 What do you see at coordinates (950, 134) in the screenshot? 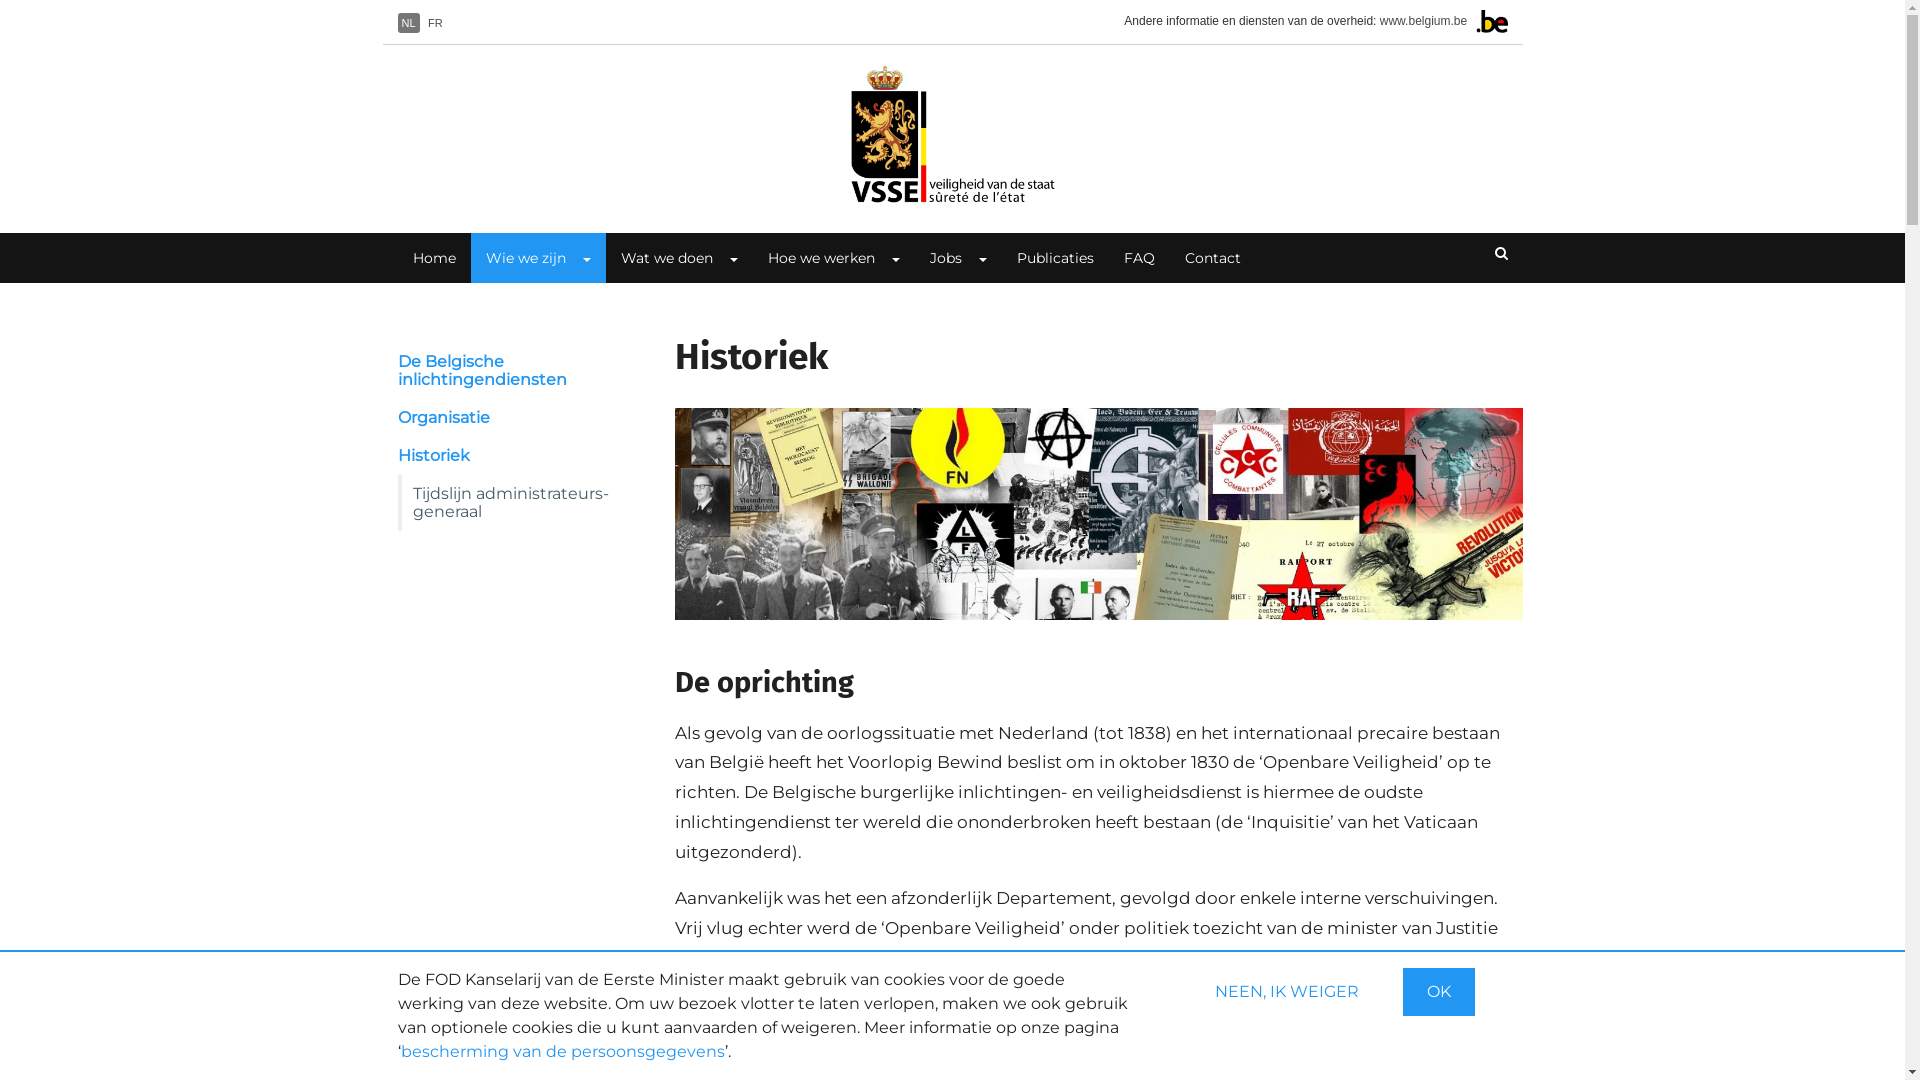
I see `'Home'` at bounding box center [950, 134].